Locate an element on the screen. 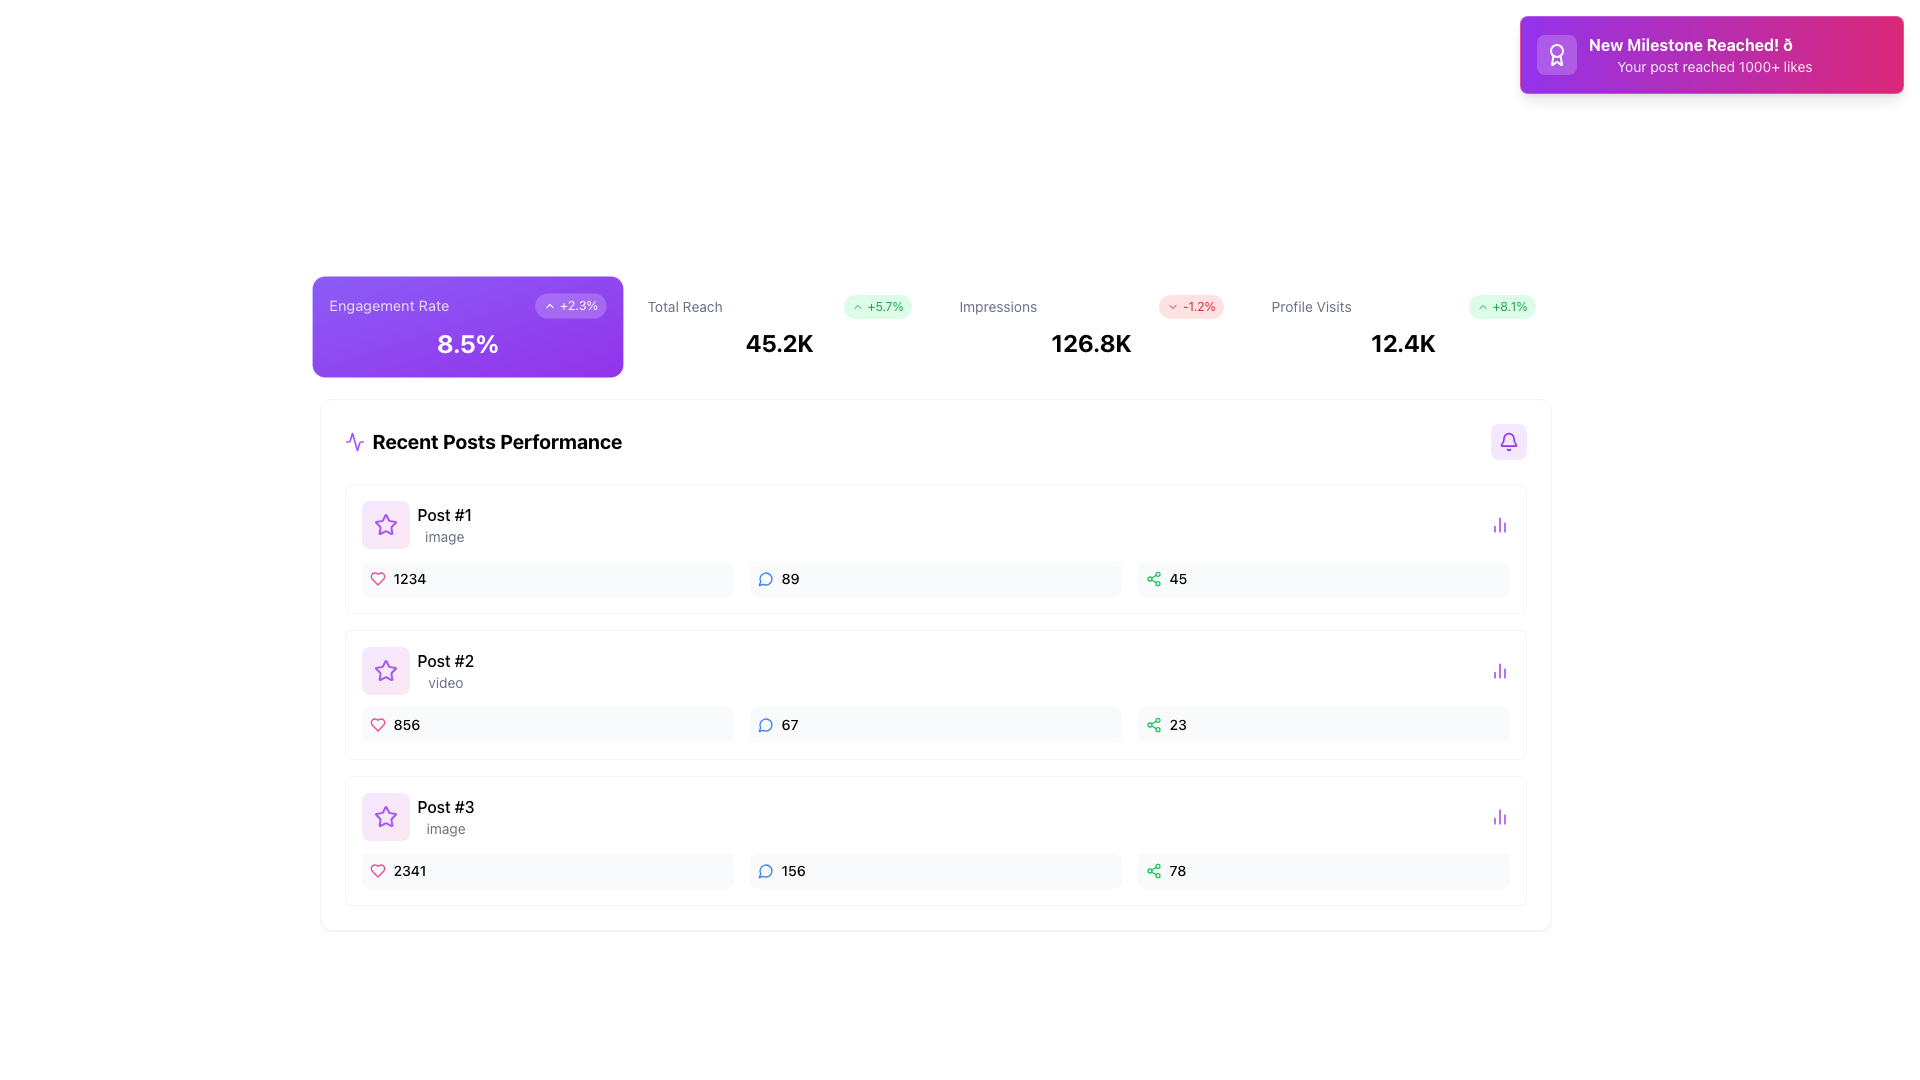 The height and width of the screenshot is (1080, 1920). the icon representing 'Post #2' in the 'Recent Posts Performance' list, which is positioned to the left of the text for 'Post #2' is located at coordinates (385, 671).